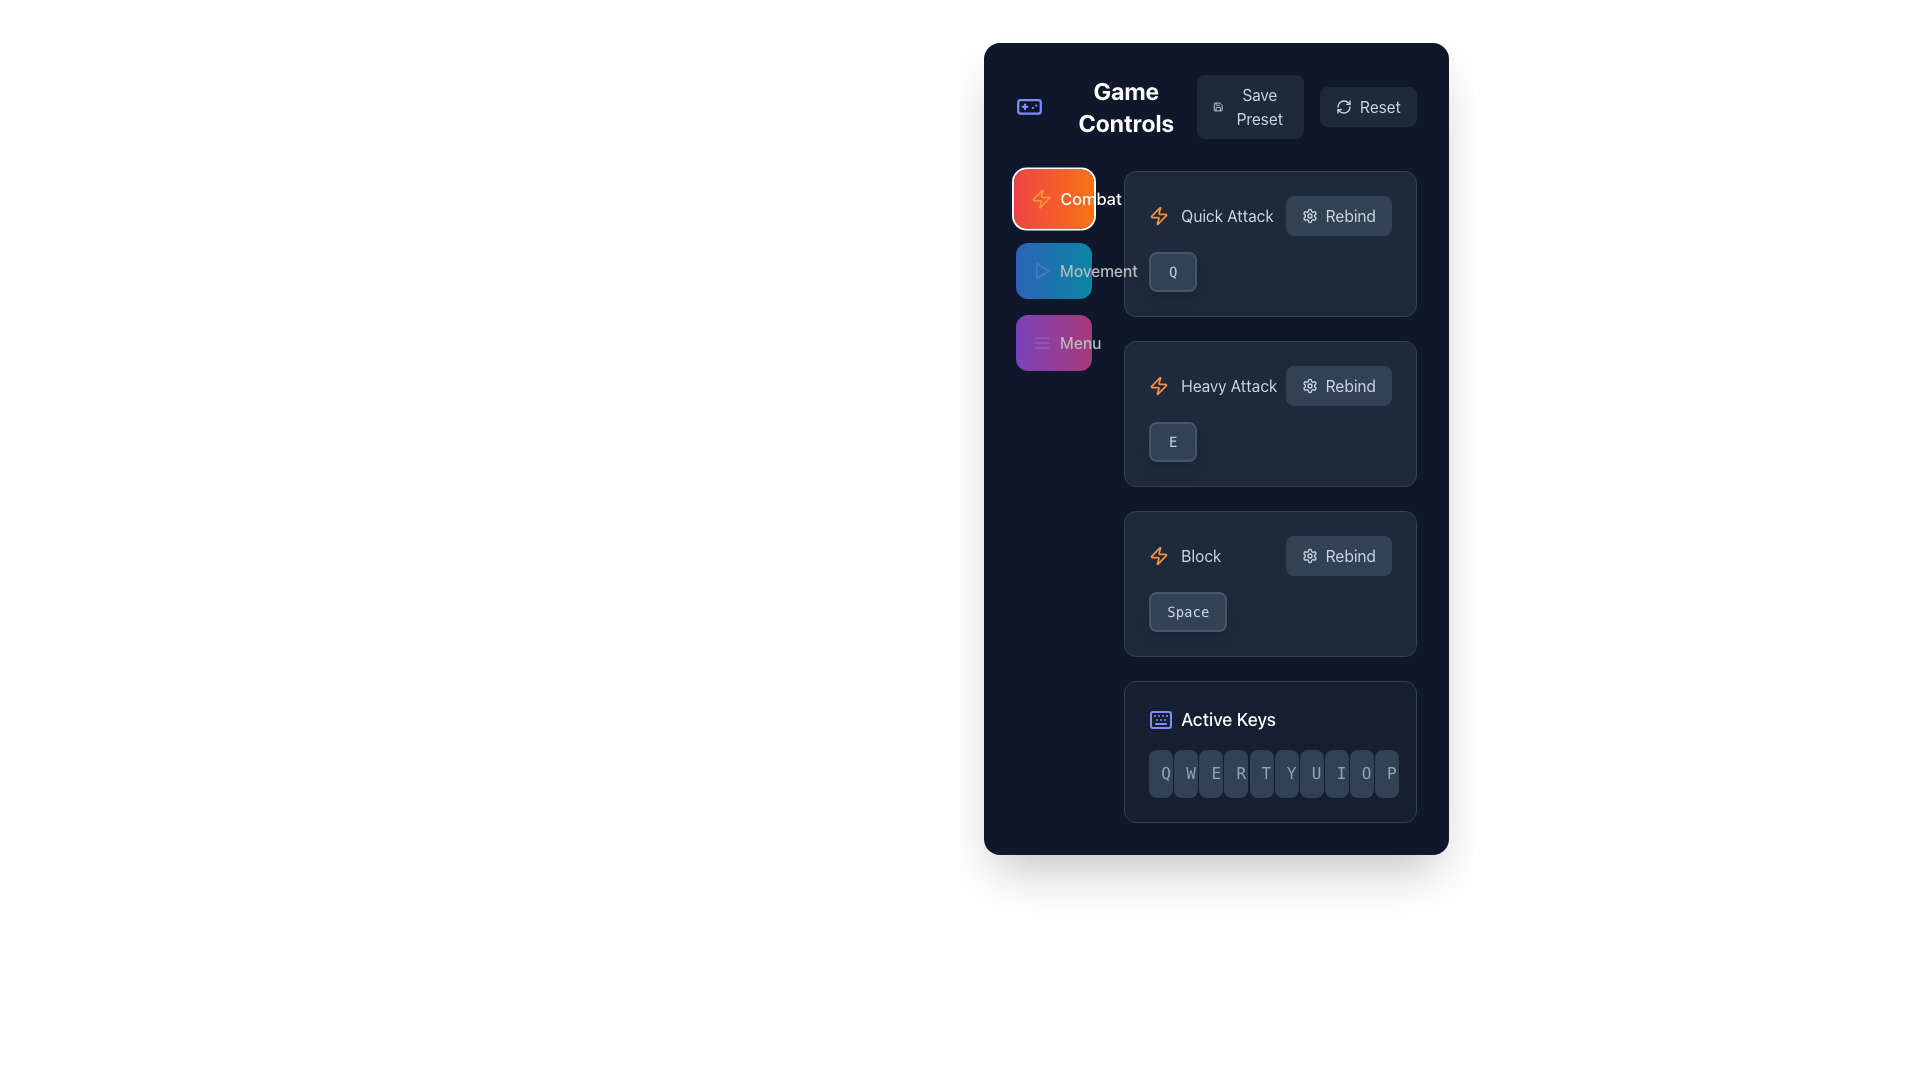 The width and height of the screenshot is (1920, 1080). Describe the element at coordinates (1311, 773) in the screenshot. I see `the rounded rectangular button labeled 'U' with a dark slate background, located in the seventh slot of the QWERTYUIOP row in the 'Active Keys' section` at that location.